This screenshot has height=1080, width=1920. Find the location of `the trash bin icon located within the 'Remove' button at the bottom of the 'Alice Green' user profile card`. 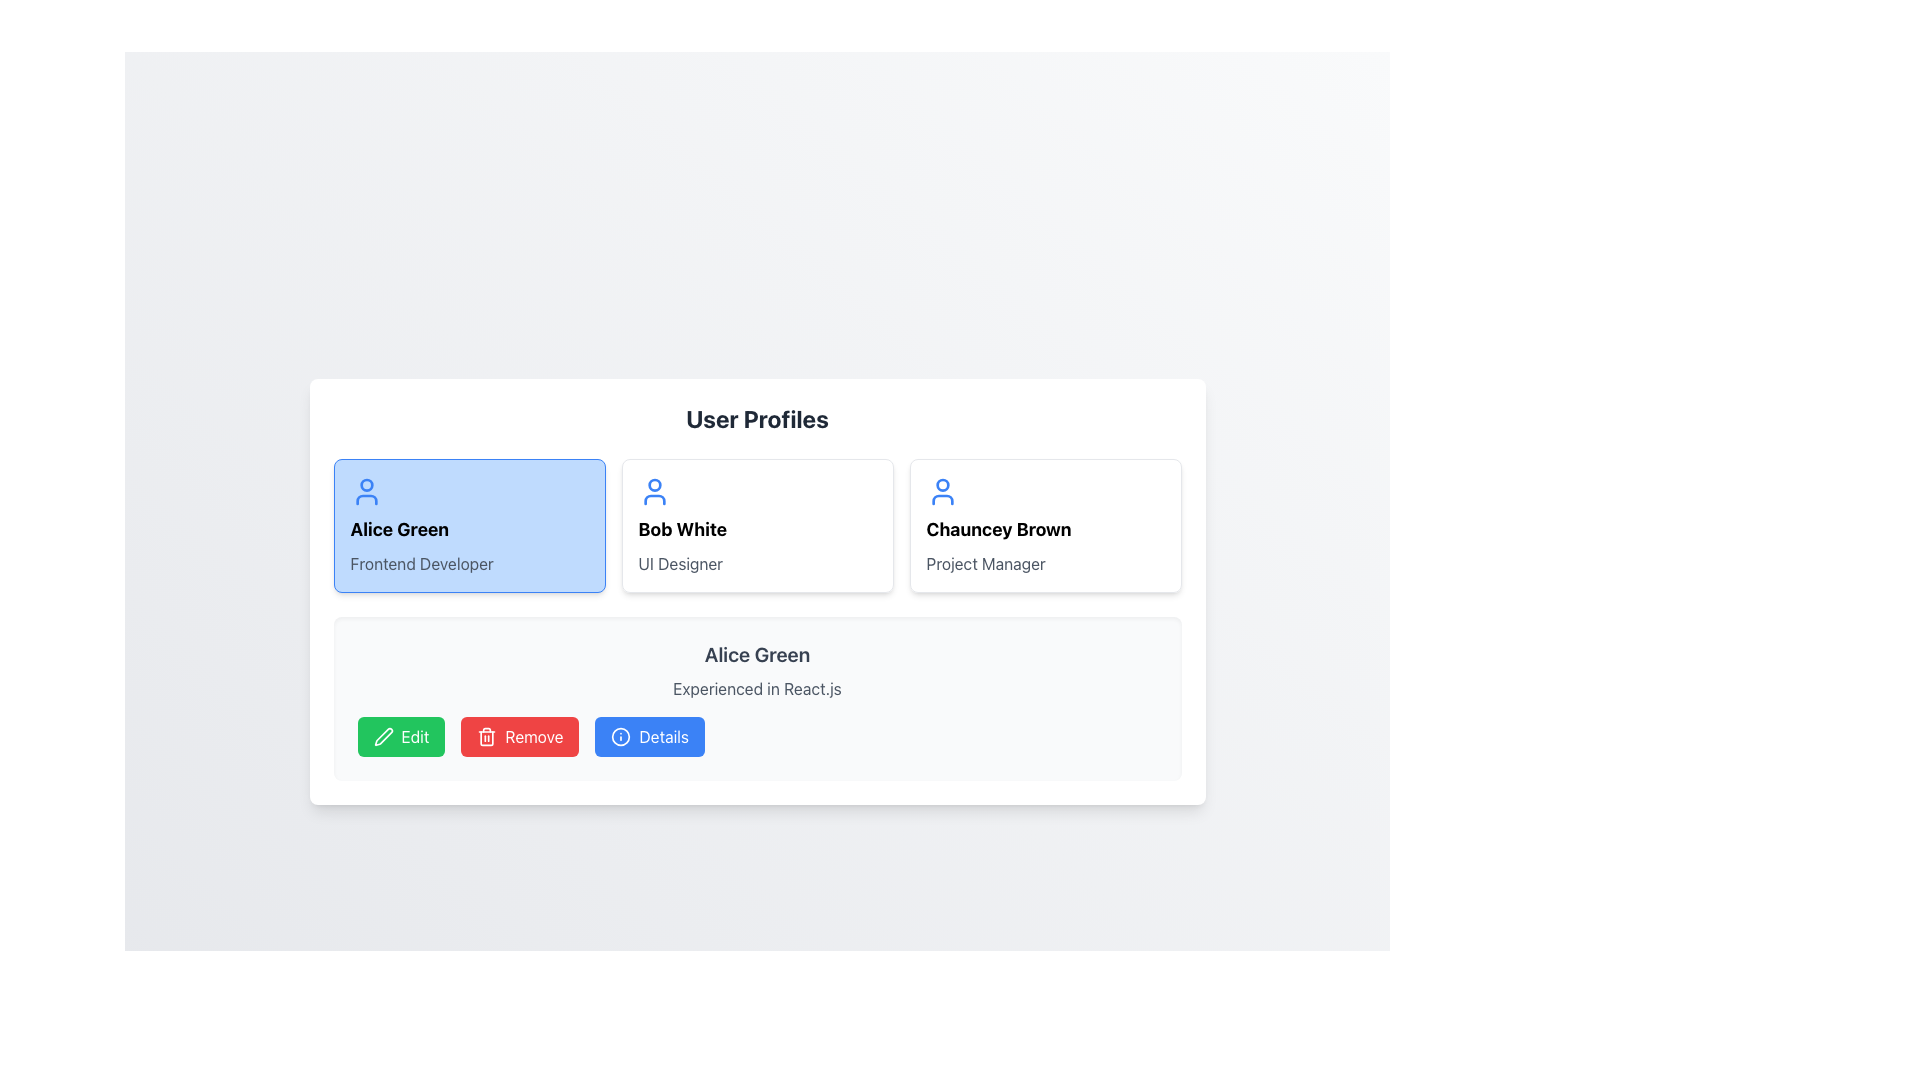

the trash bin icon located within the 'Remove' button at the bottom of the 'Alice Green' user profile card is located at coordinates (487, 736).